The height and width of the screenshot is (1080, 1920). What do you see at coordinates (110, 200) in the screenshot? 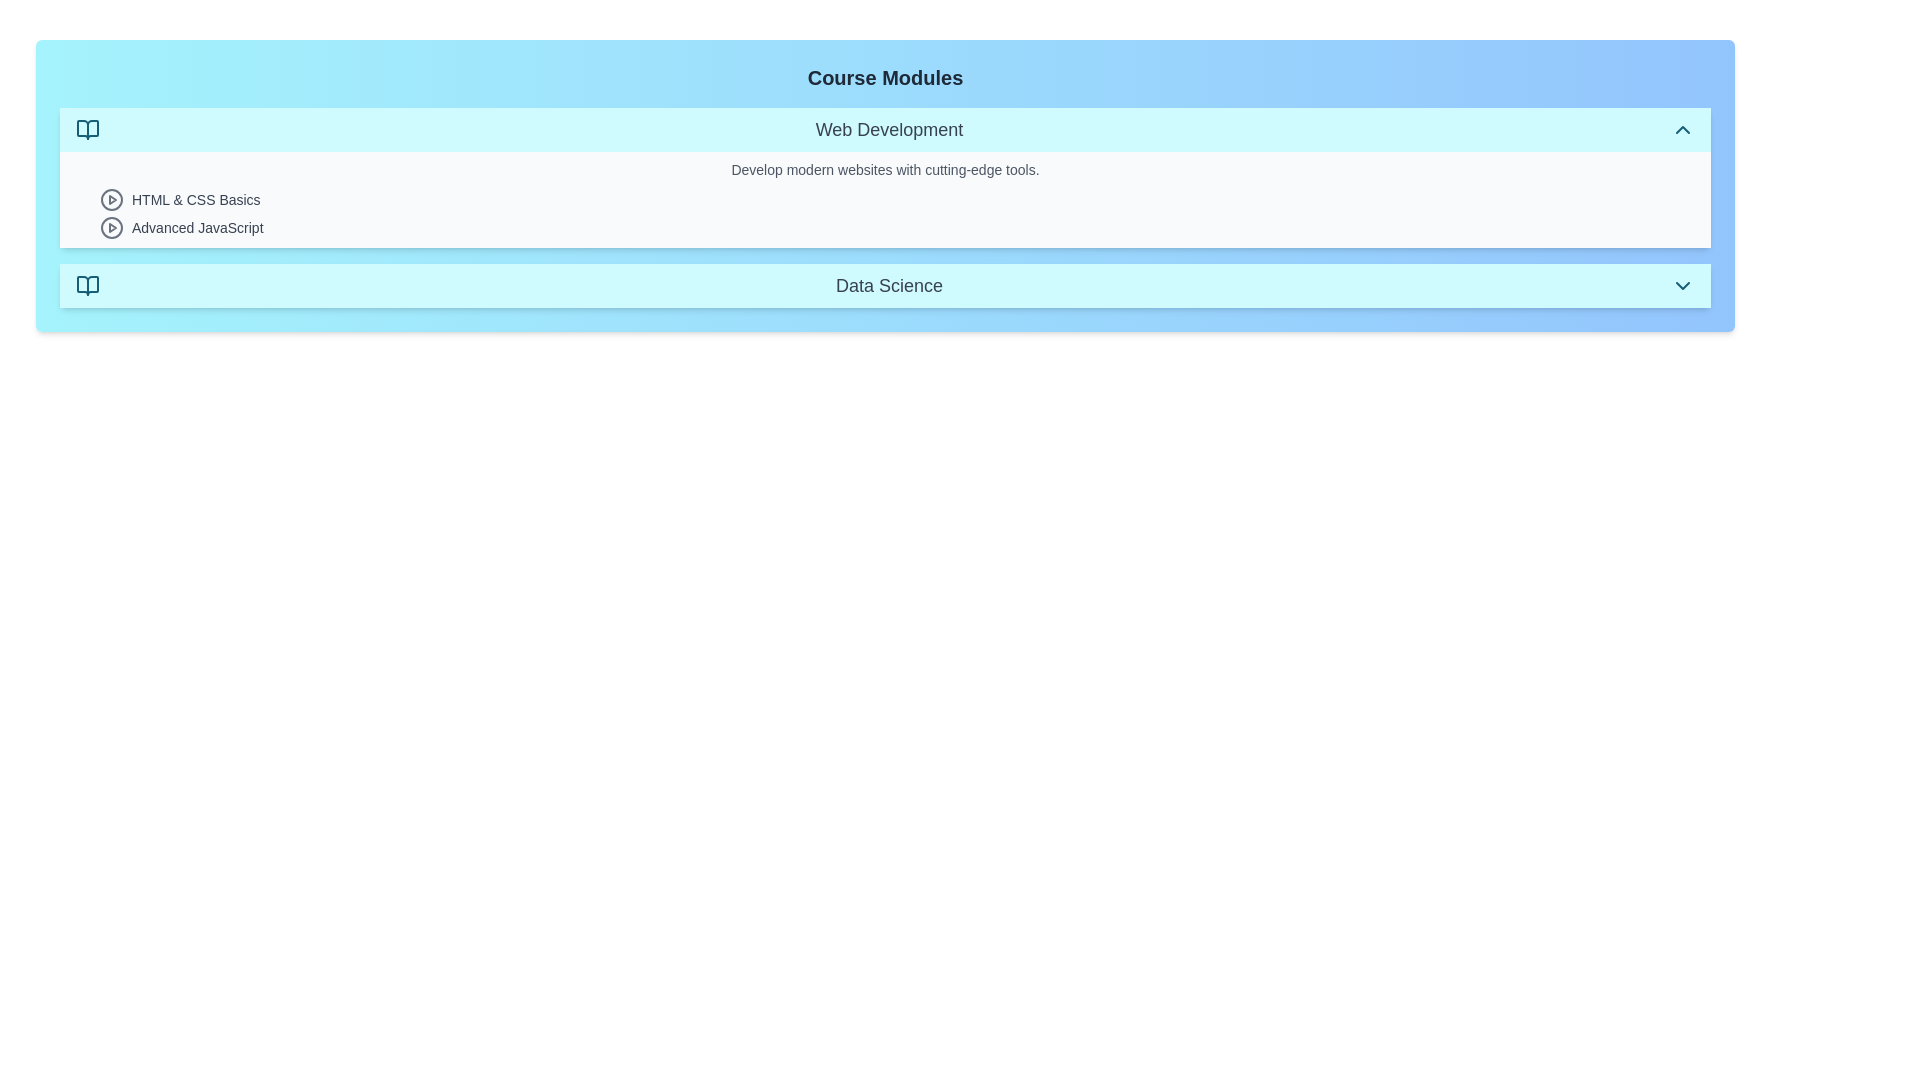
I see `the circular outline of the play button located to the left of the 'HTML & CSS Basics' text in the first module's listing` at bounding box center [110, 200].